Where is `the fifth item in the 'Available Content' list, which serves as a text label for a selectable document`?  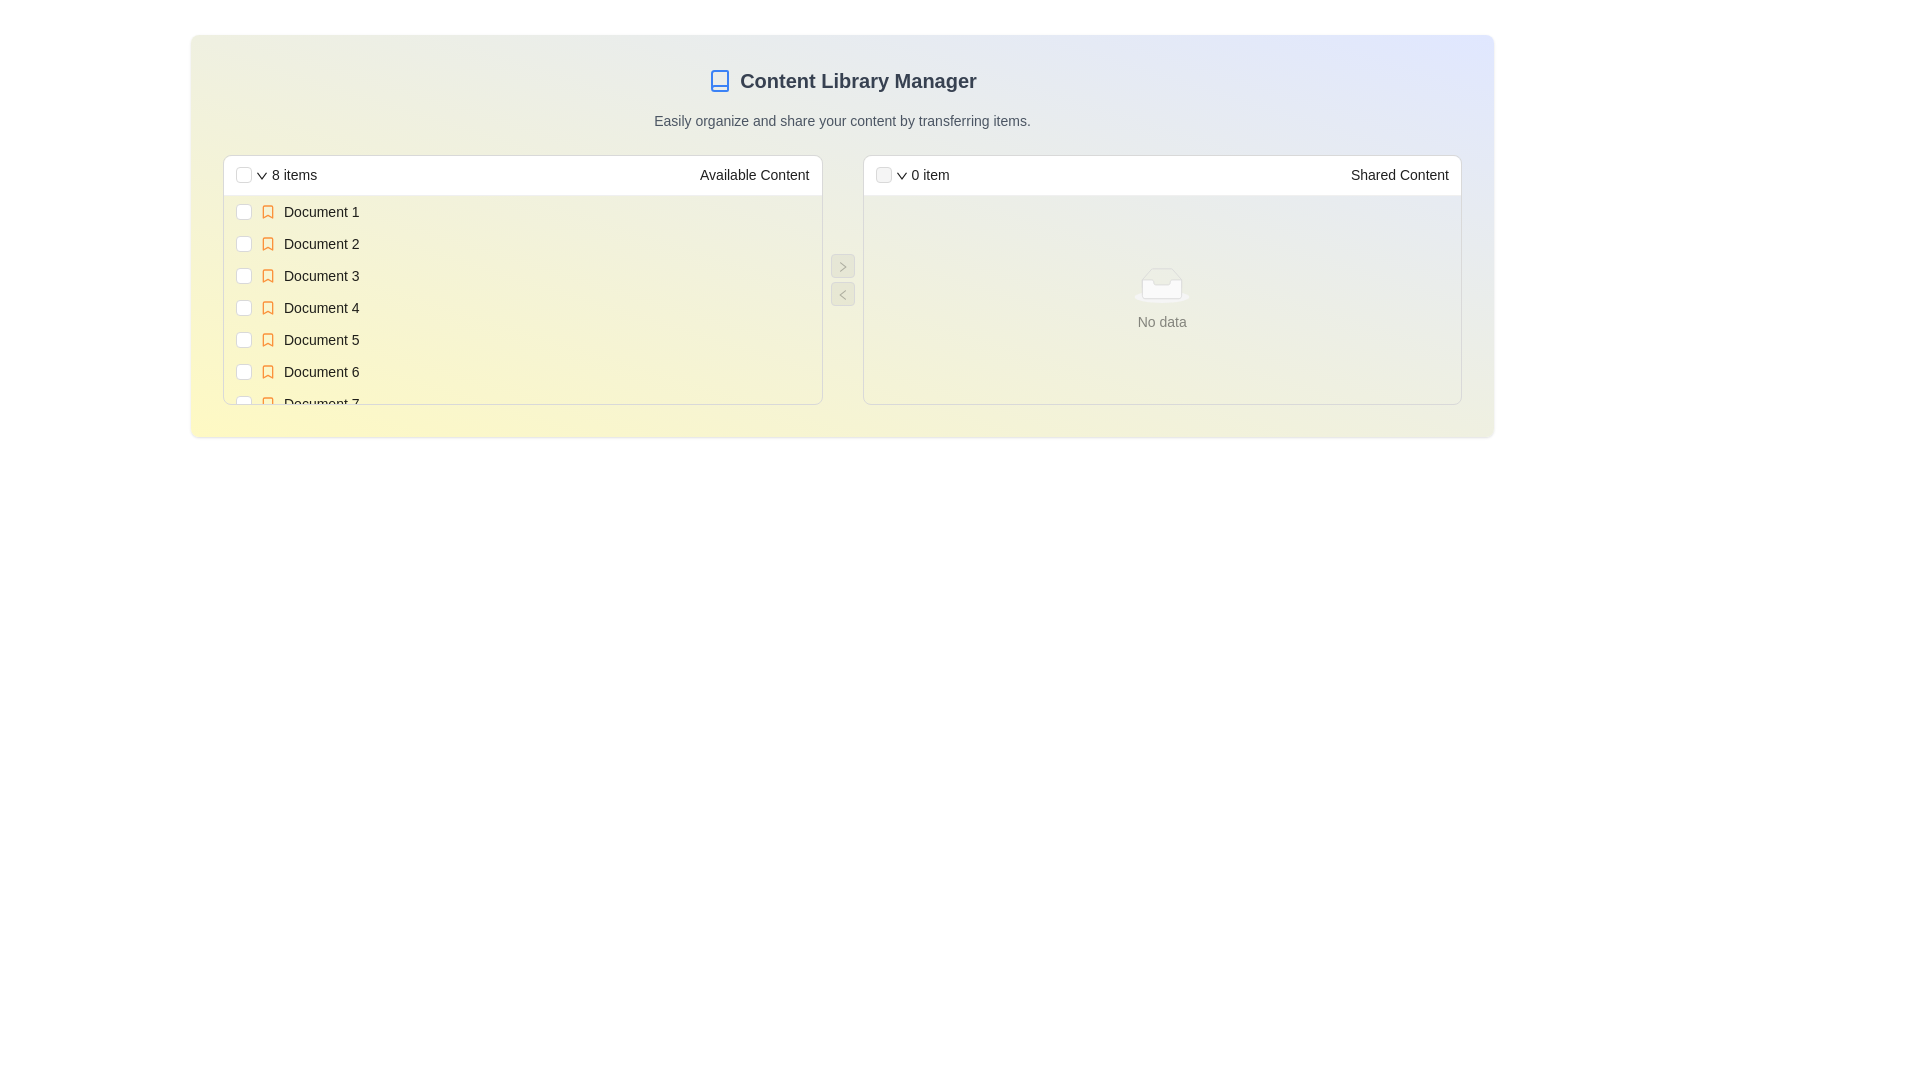 the fifth item in the 'Available Content' list, which serves as a text label for a selectable document is located at coordinates (321, 338).